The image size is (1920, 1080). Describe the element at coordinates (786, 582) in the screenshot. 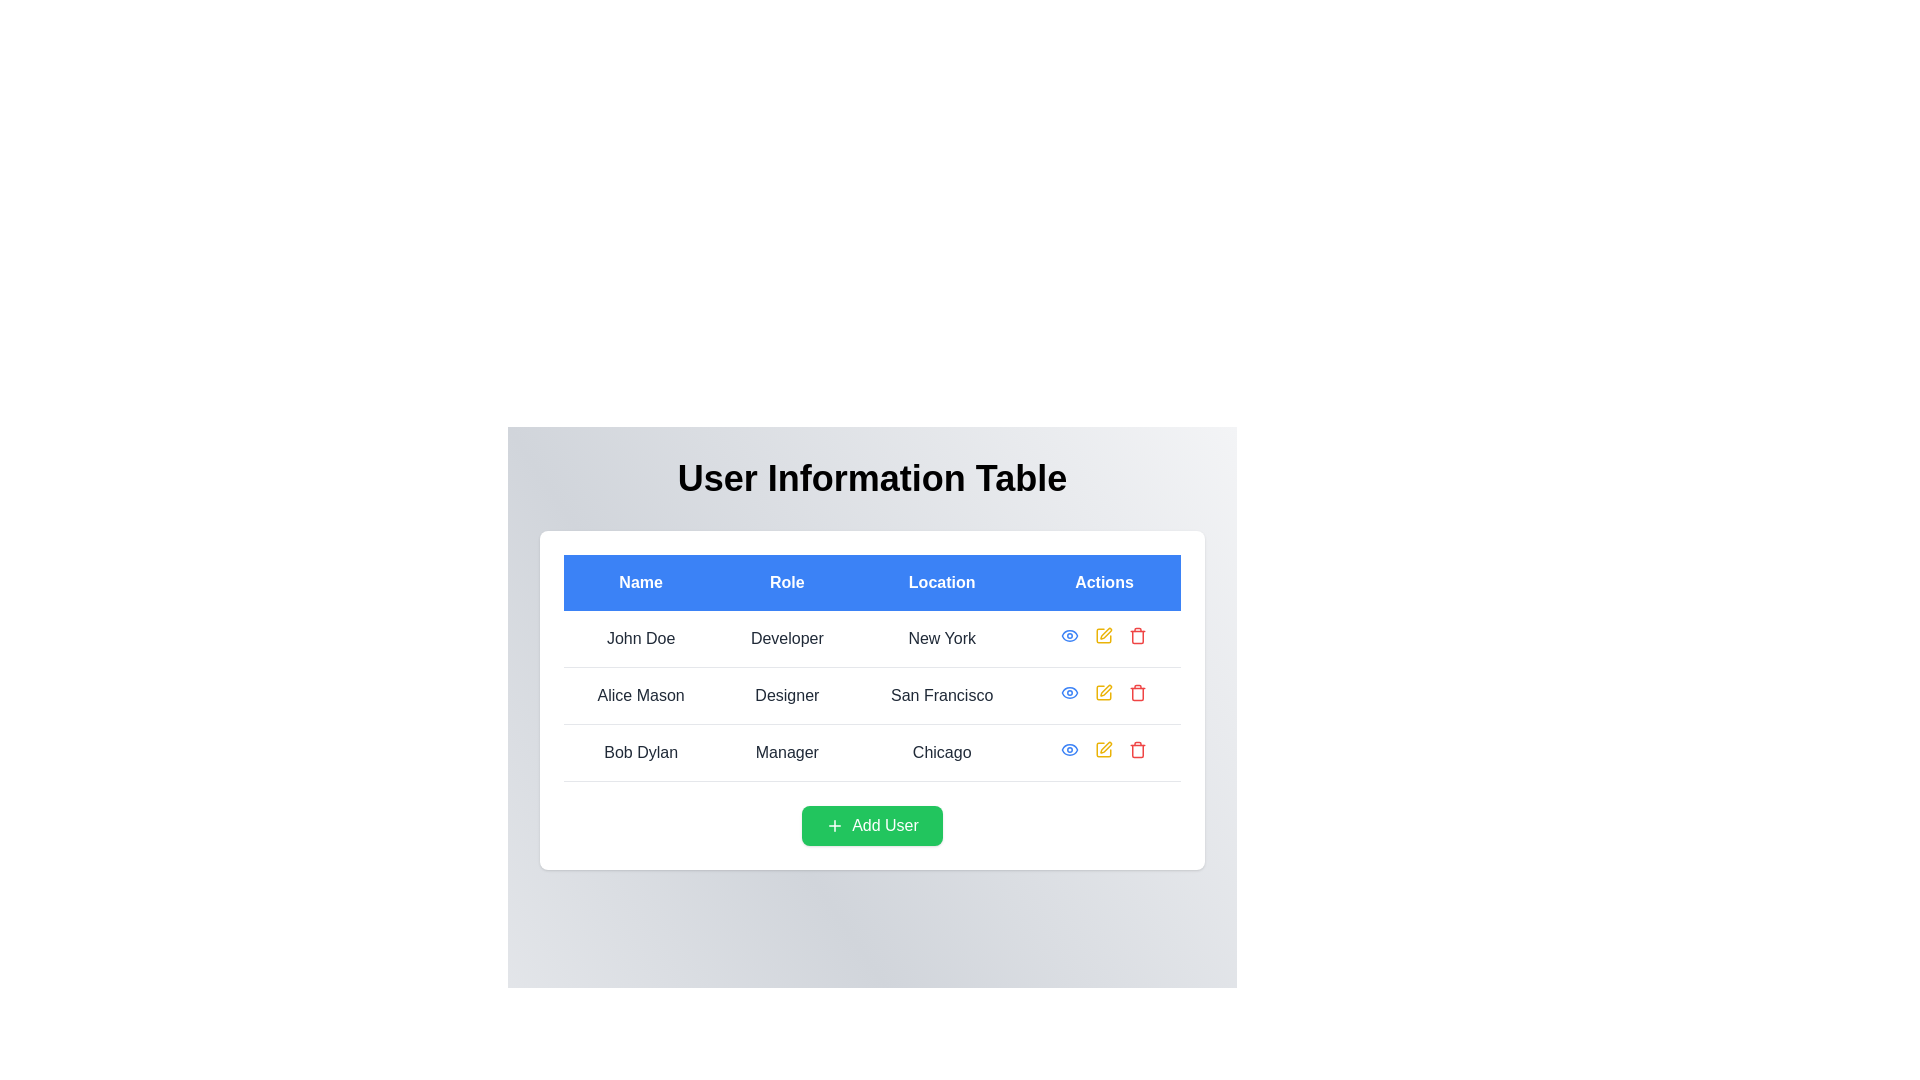

I see `the table header cell labeled 'Role', which indicates the corresponding column contains information about user roles` at that location.